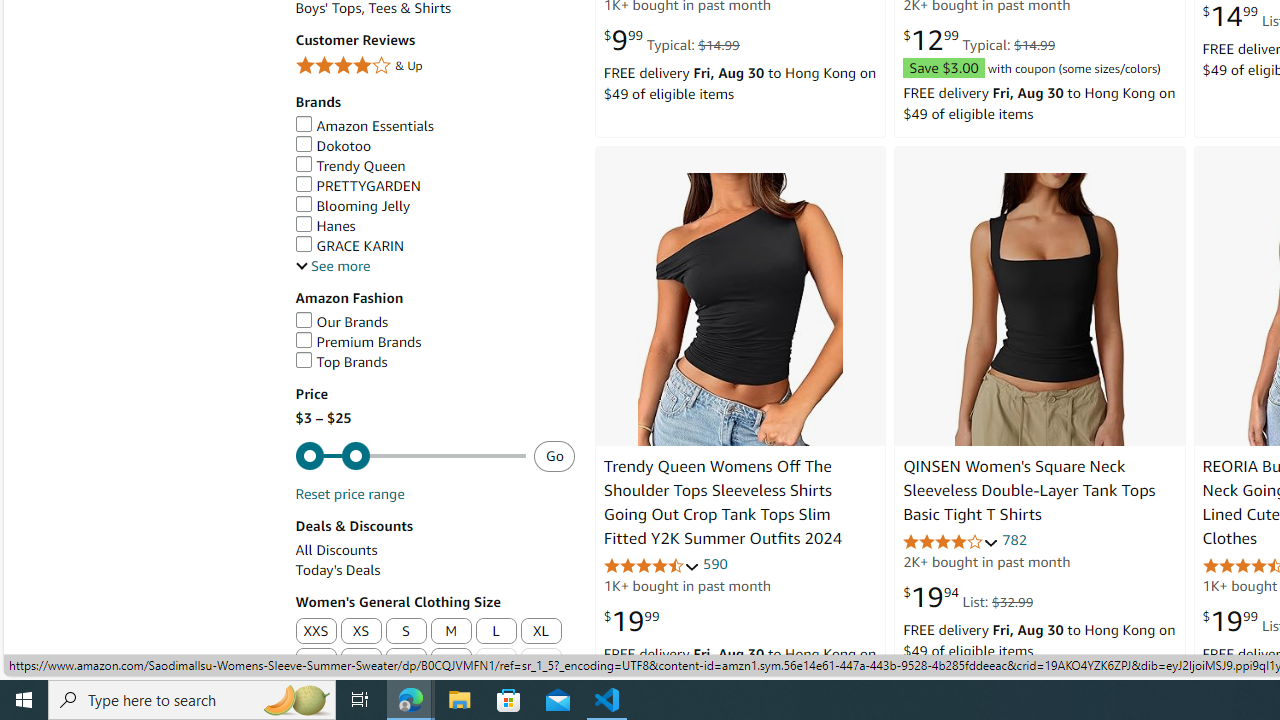 The image size is (1280, 720). What do you see at coordinates (1014, 540) in the screenshot?
I see `'782'` at bounding box center [1014, 540].